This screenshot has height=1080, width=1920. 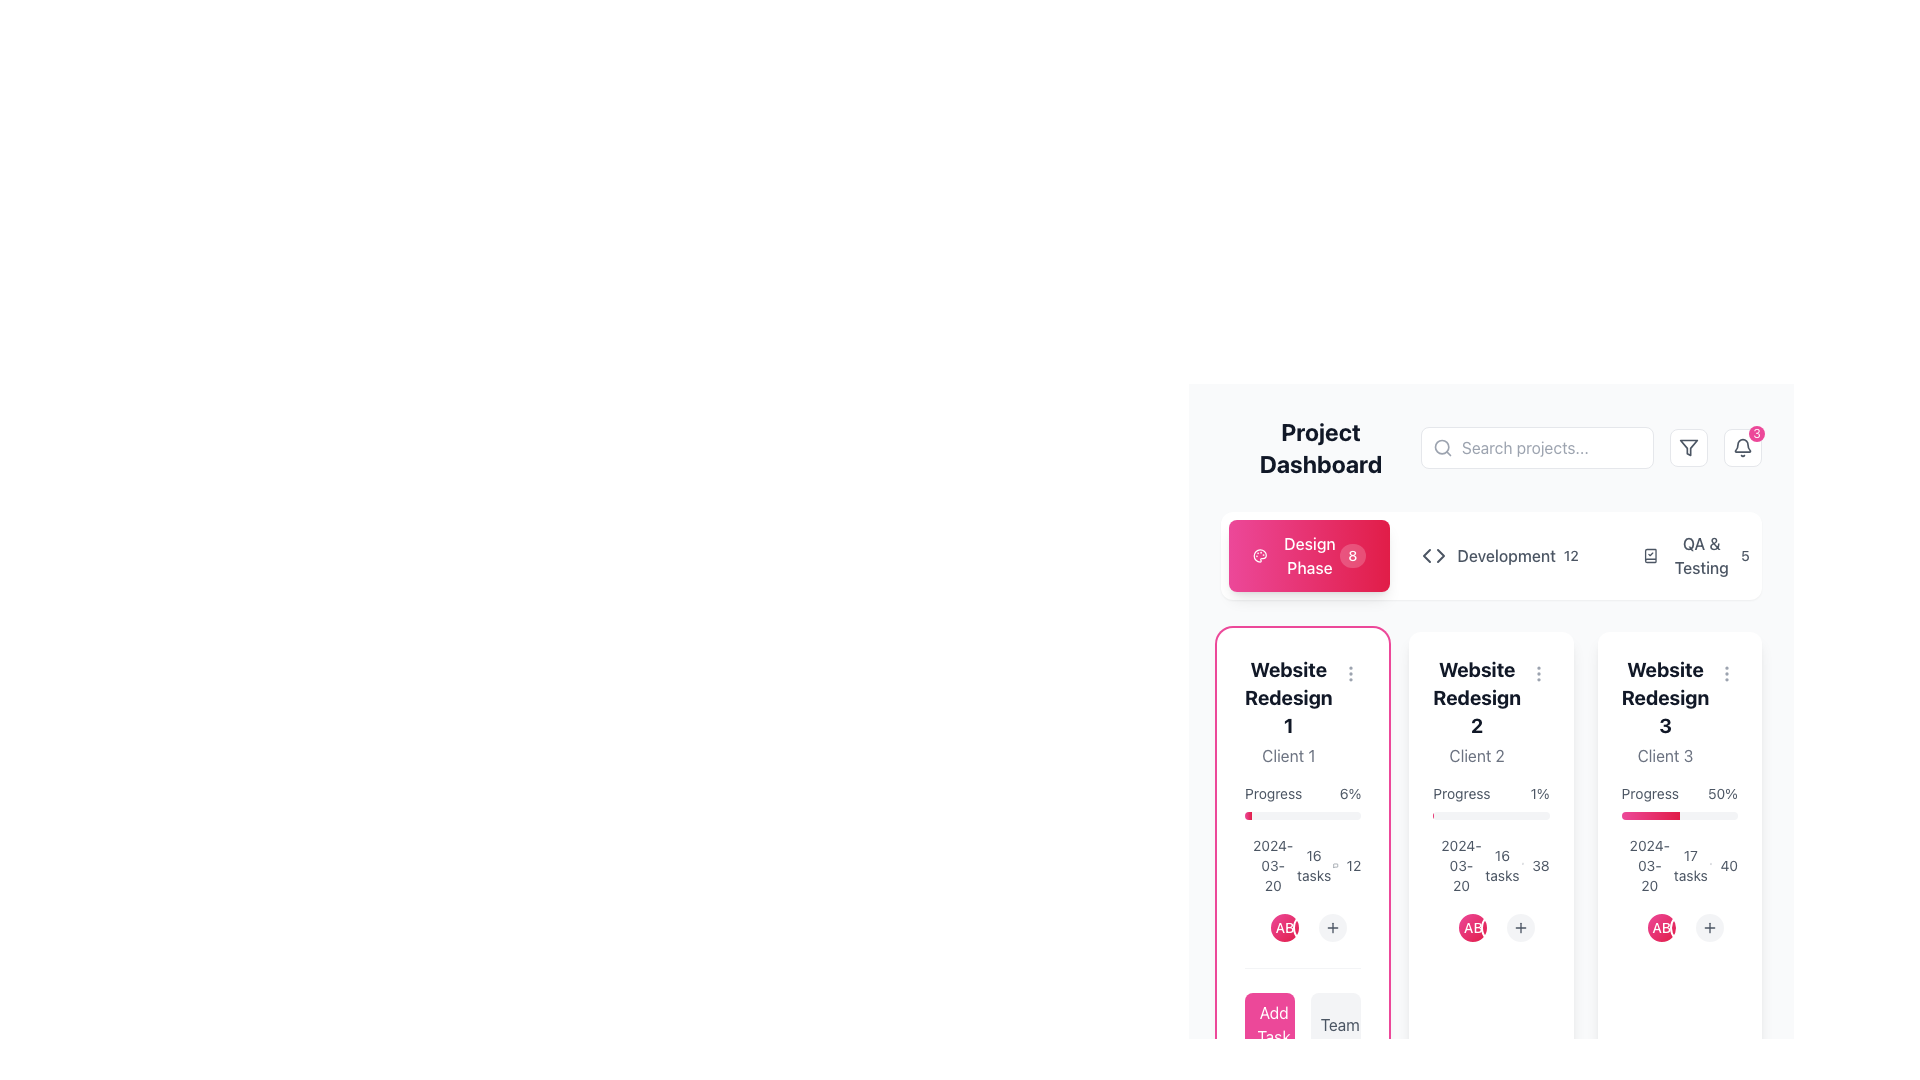 What do you see at coordinates (1686, 555) in the screenshot?
I see `the associated icon of the Label with icon located at the top-right section of the horizontal navigation bar, which serves as a category indicator for quality assurance and testing` at bounding box center [1686, 555].